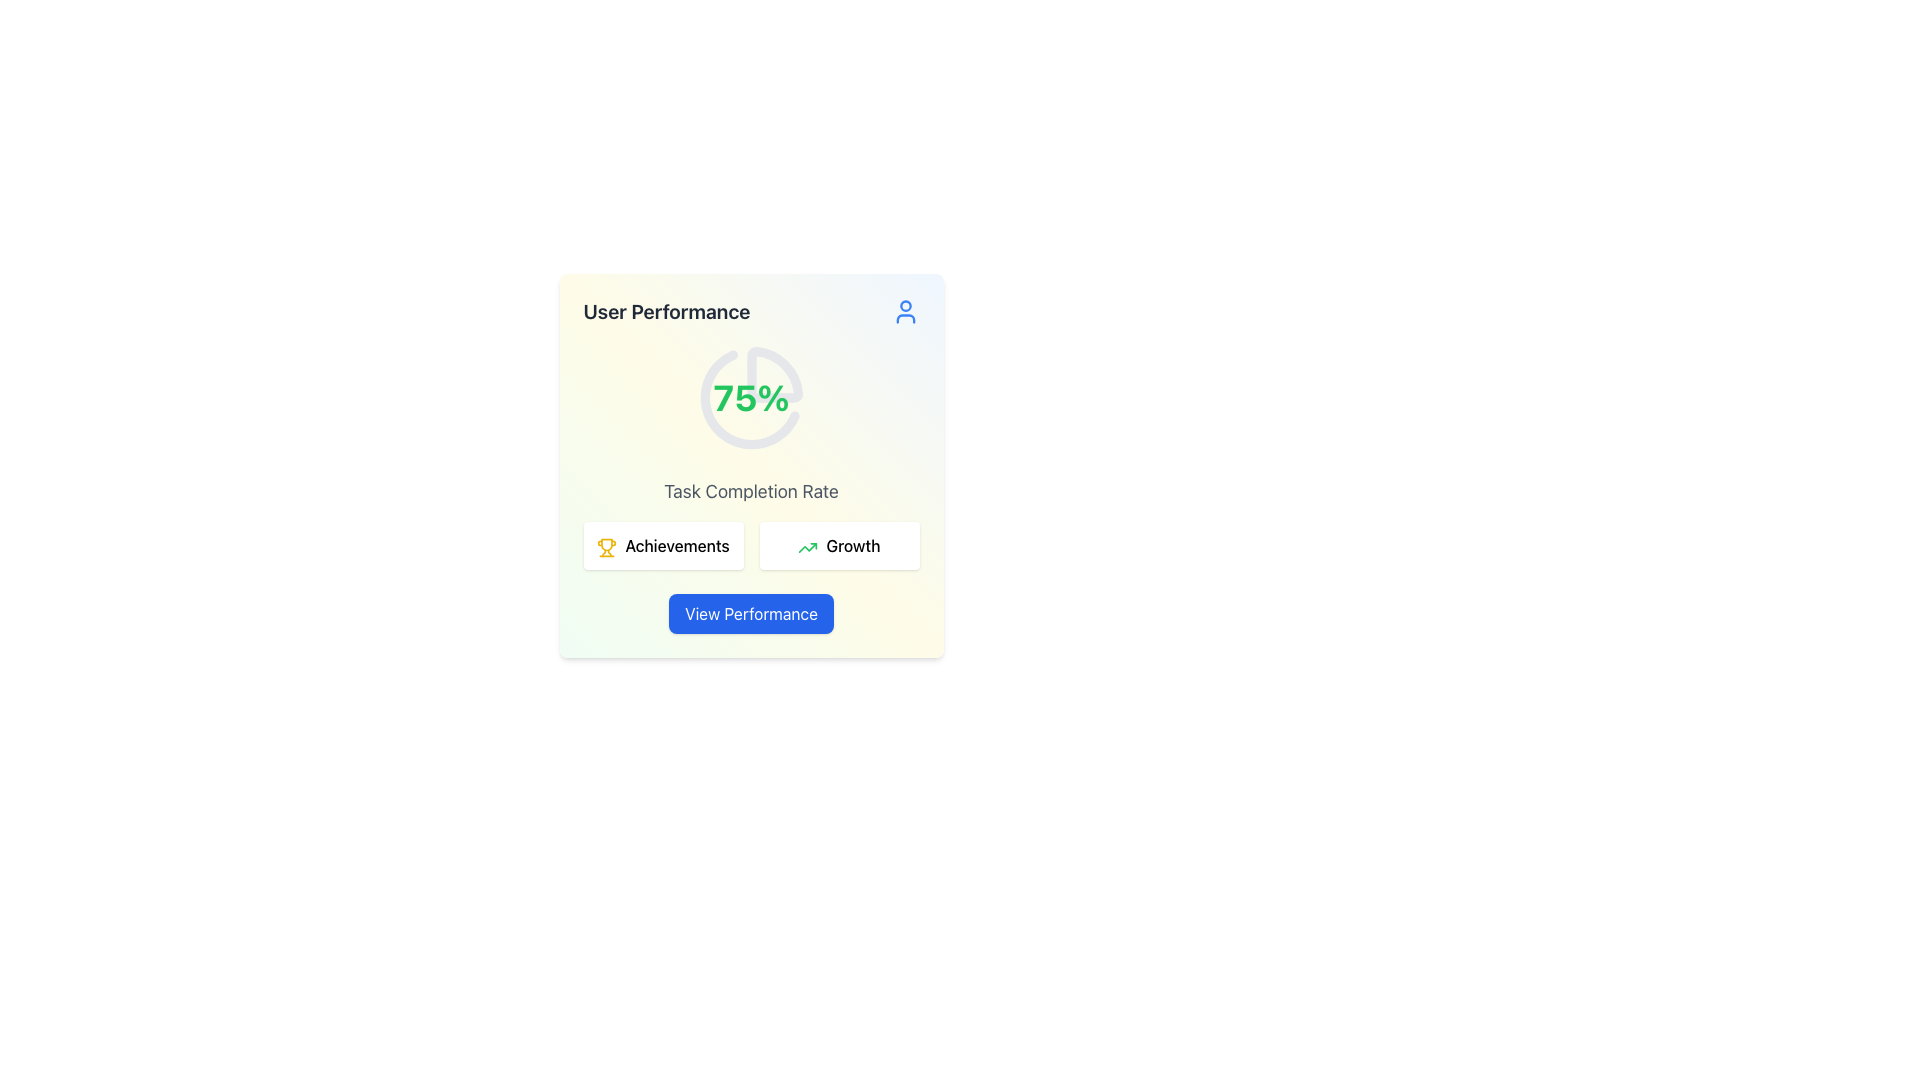 The width and height of the screenshot is (1920, 1080). What do you see at coordinates (750, 397) in the screenshot?
I see `the text label that visually represents the percentage measure of task completion, located in the 'User Performance' card layout` at bounding box center [750, 397].